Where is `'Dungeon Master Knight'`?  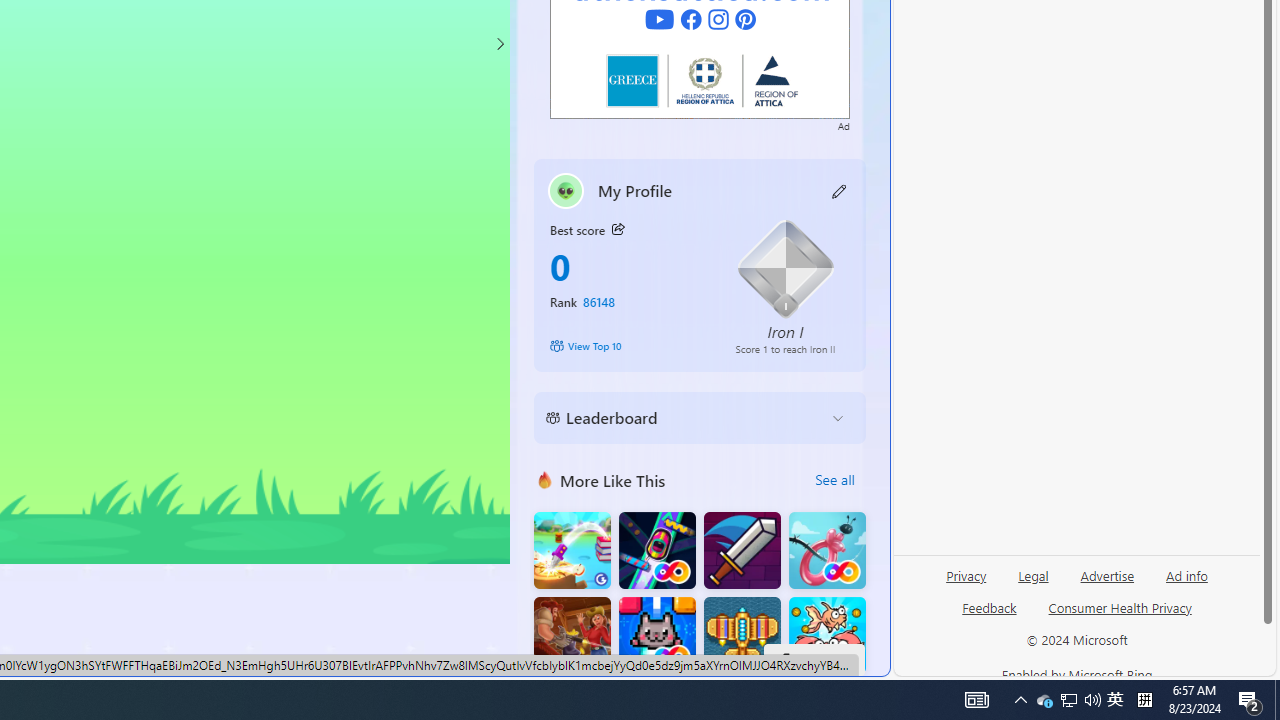
'Dungeon Master Knight' is located at coordinates (741, 550).